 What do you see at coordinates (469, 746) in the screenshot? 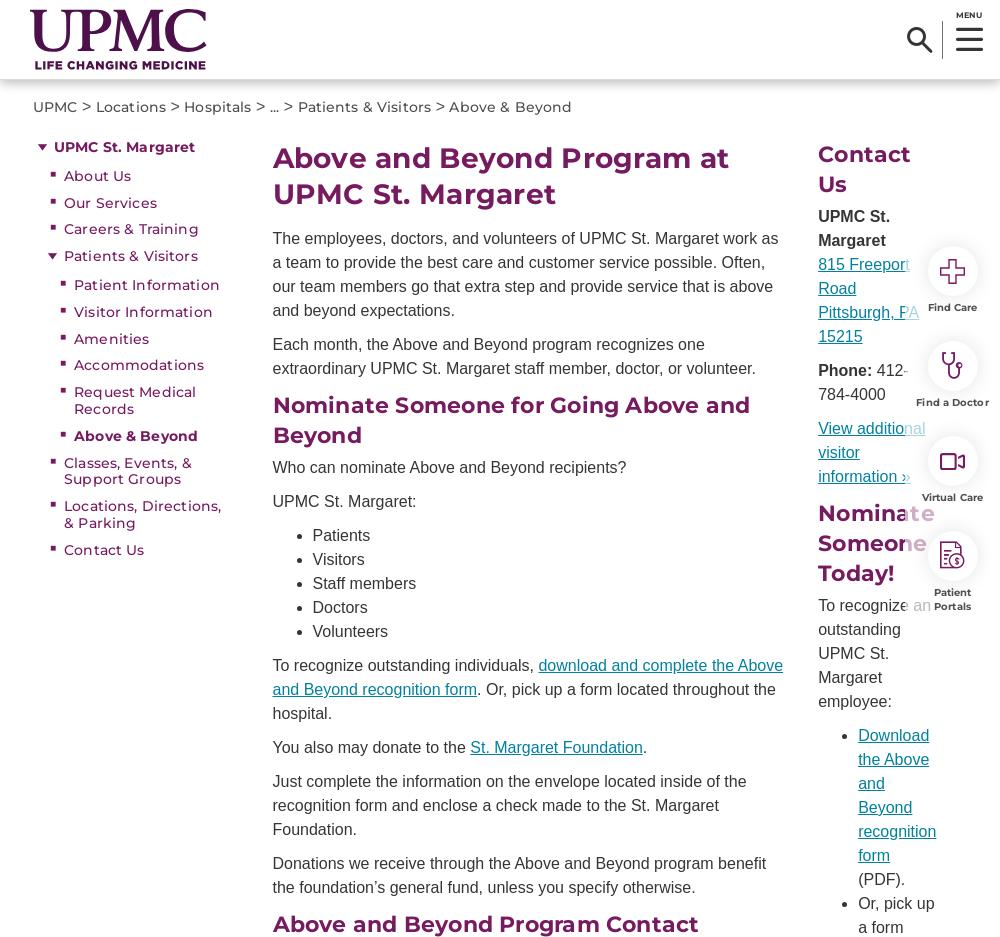
I see `'St. Margaret Foundation'` at bounding box center [469, 746].